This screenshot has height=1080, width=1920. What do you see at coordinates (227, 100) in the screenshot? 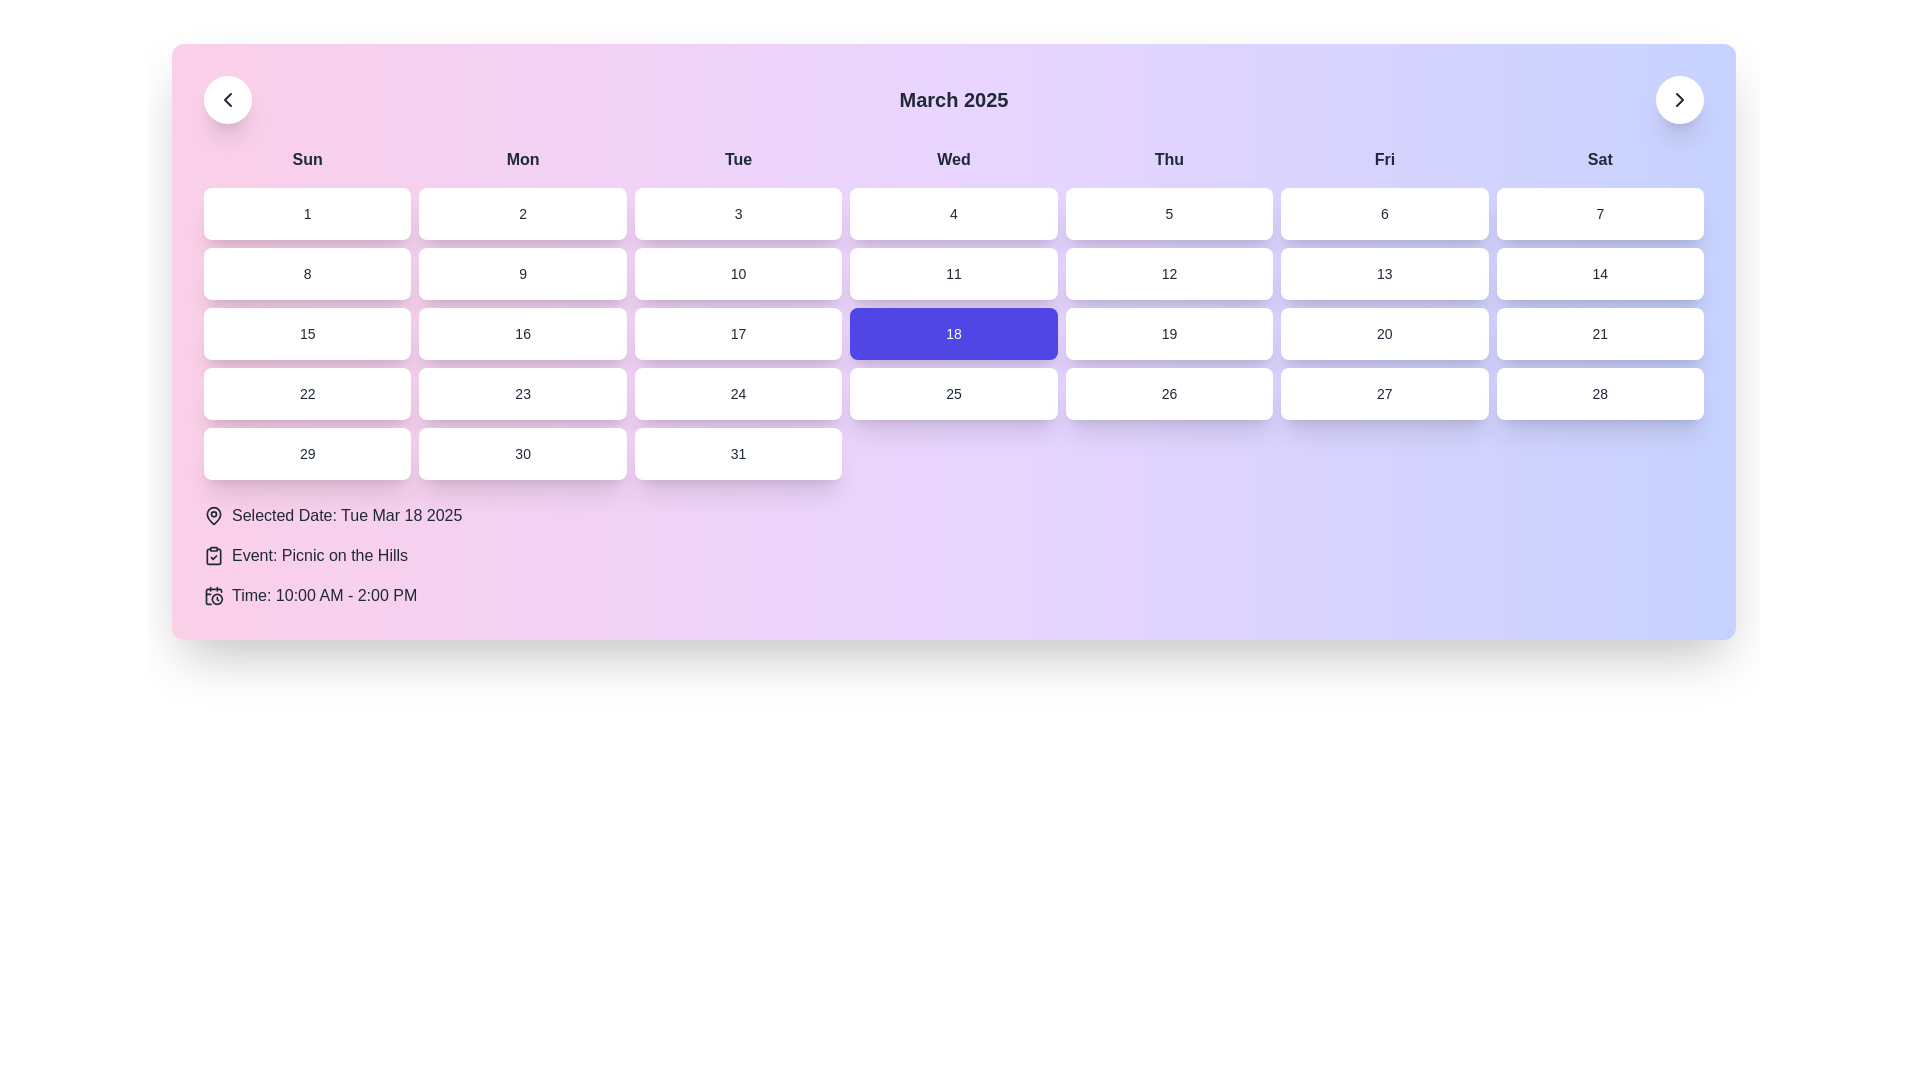
I see `the chevron-left directional marker icon, which serves as the 'previous' button for navigating to the previous time period in the calendar view` at bounding box center [227, 100].